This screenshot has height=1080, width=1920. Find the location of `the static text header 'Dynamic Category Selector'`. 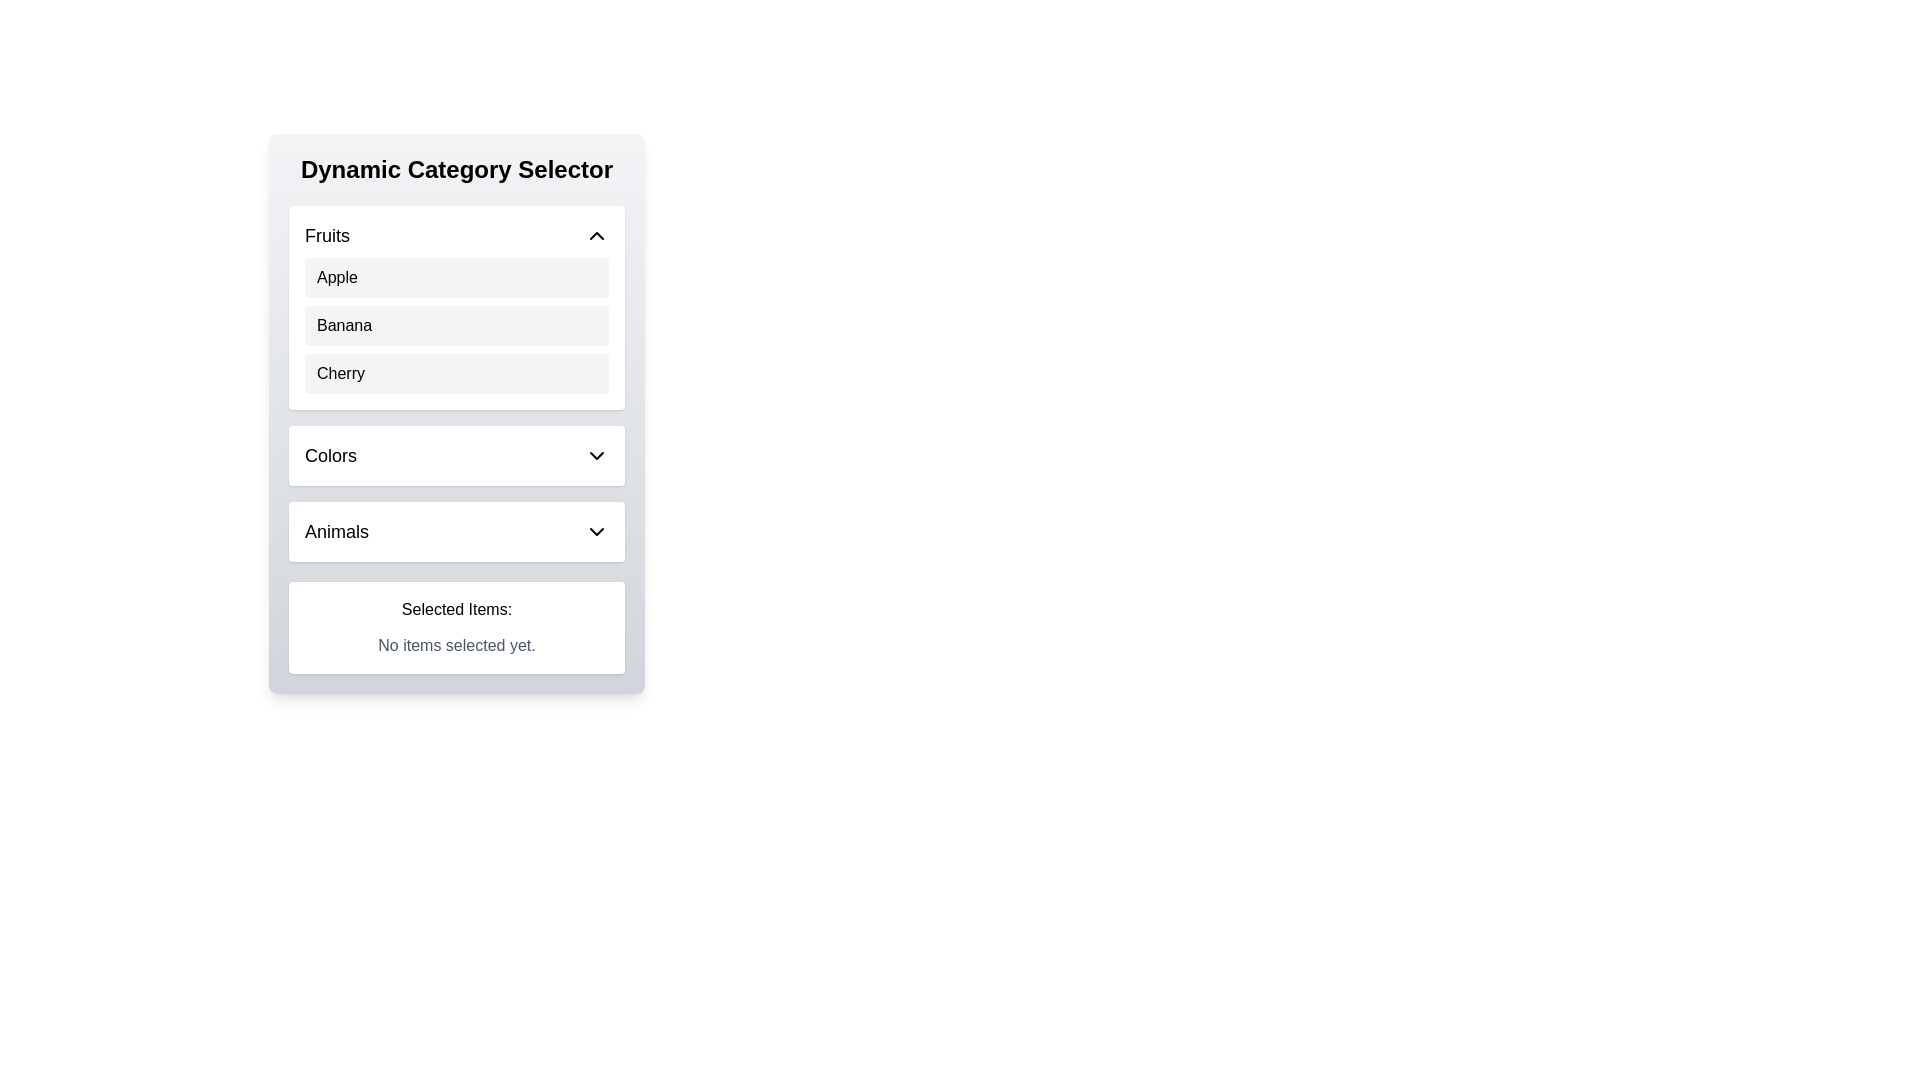

the static text header 'Dynamic Category Selector' is located at coordinates (455, 168).